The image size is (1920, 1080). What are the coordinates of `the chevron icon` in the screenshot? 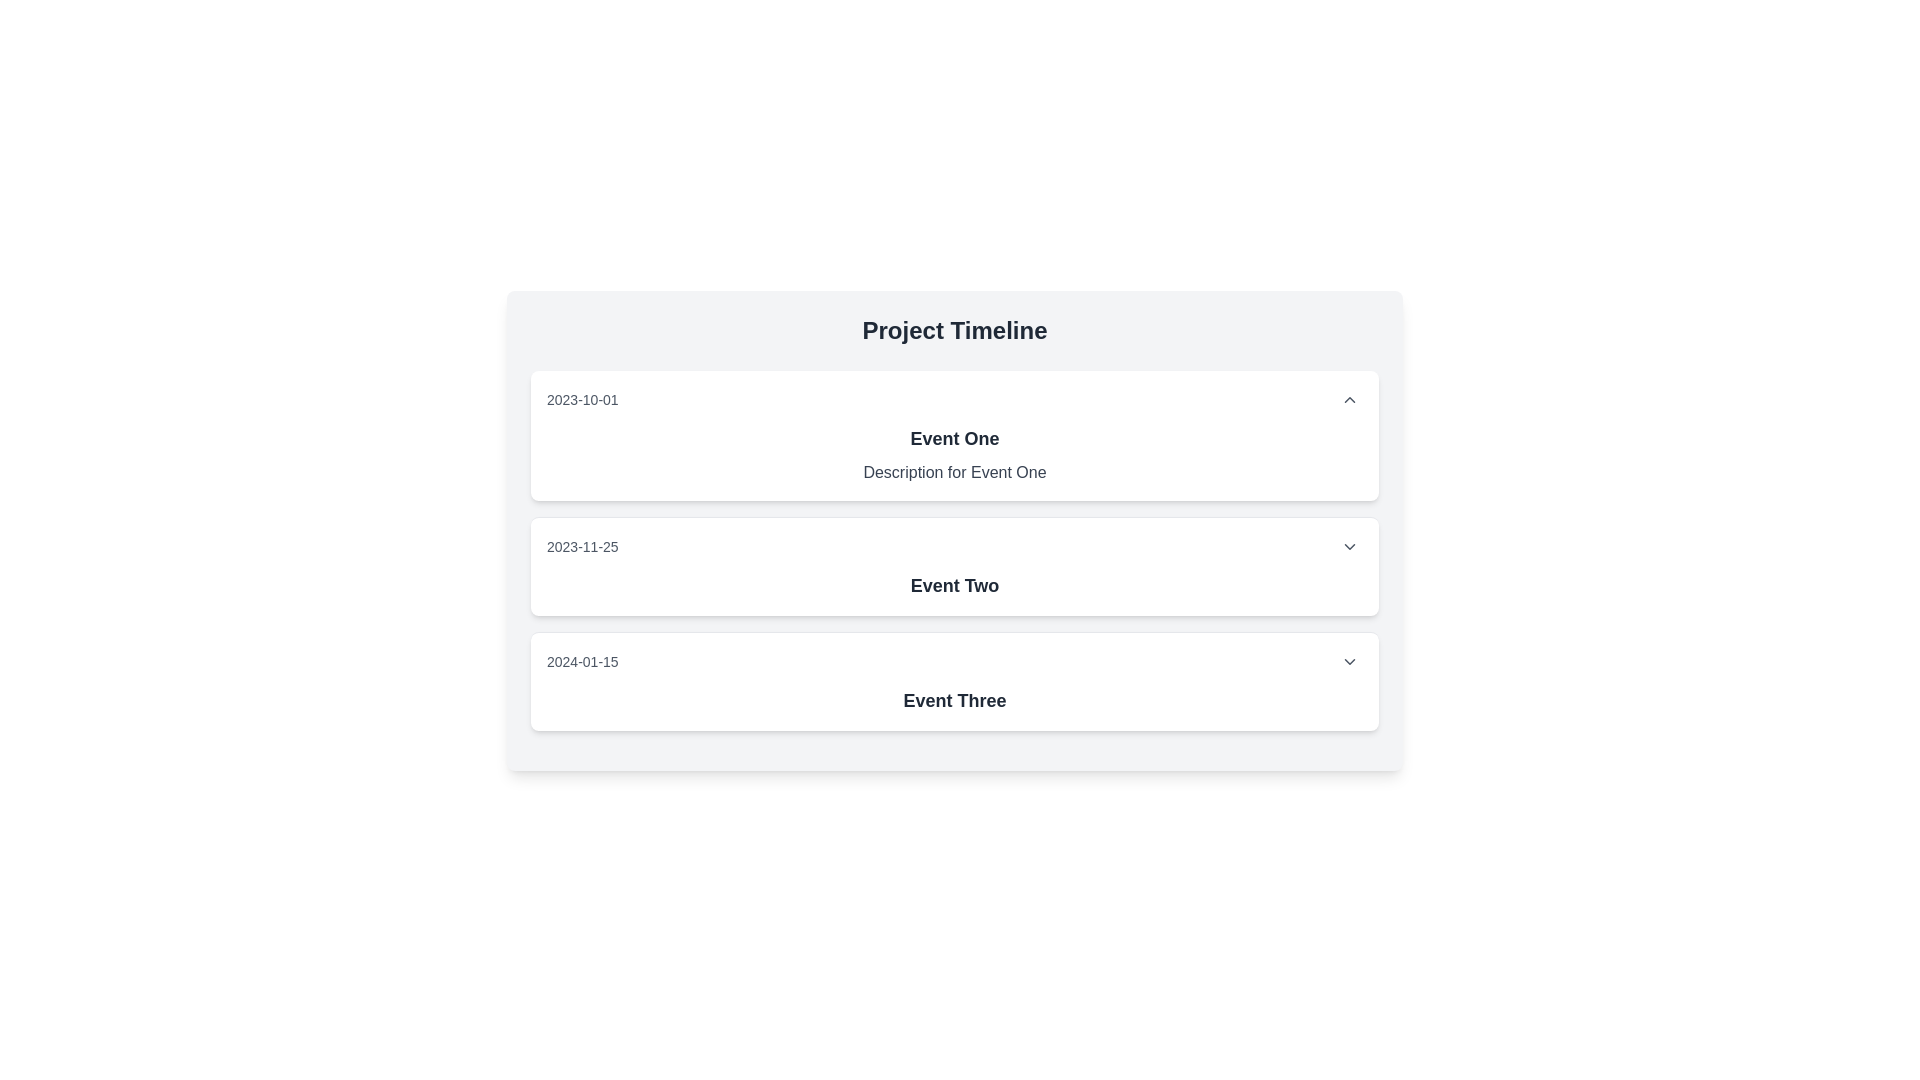 It's located at (1349, 662).